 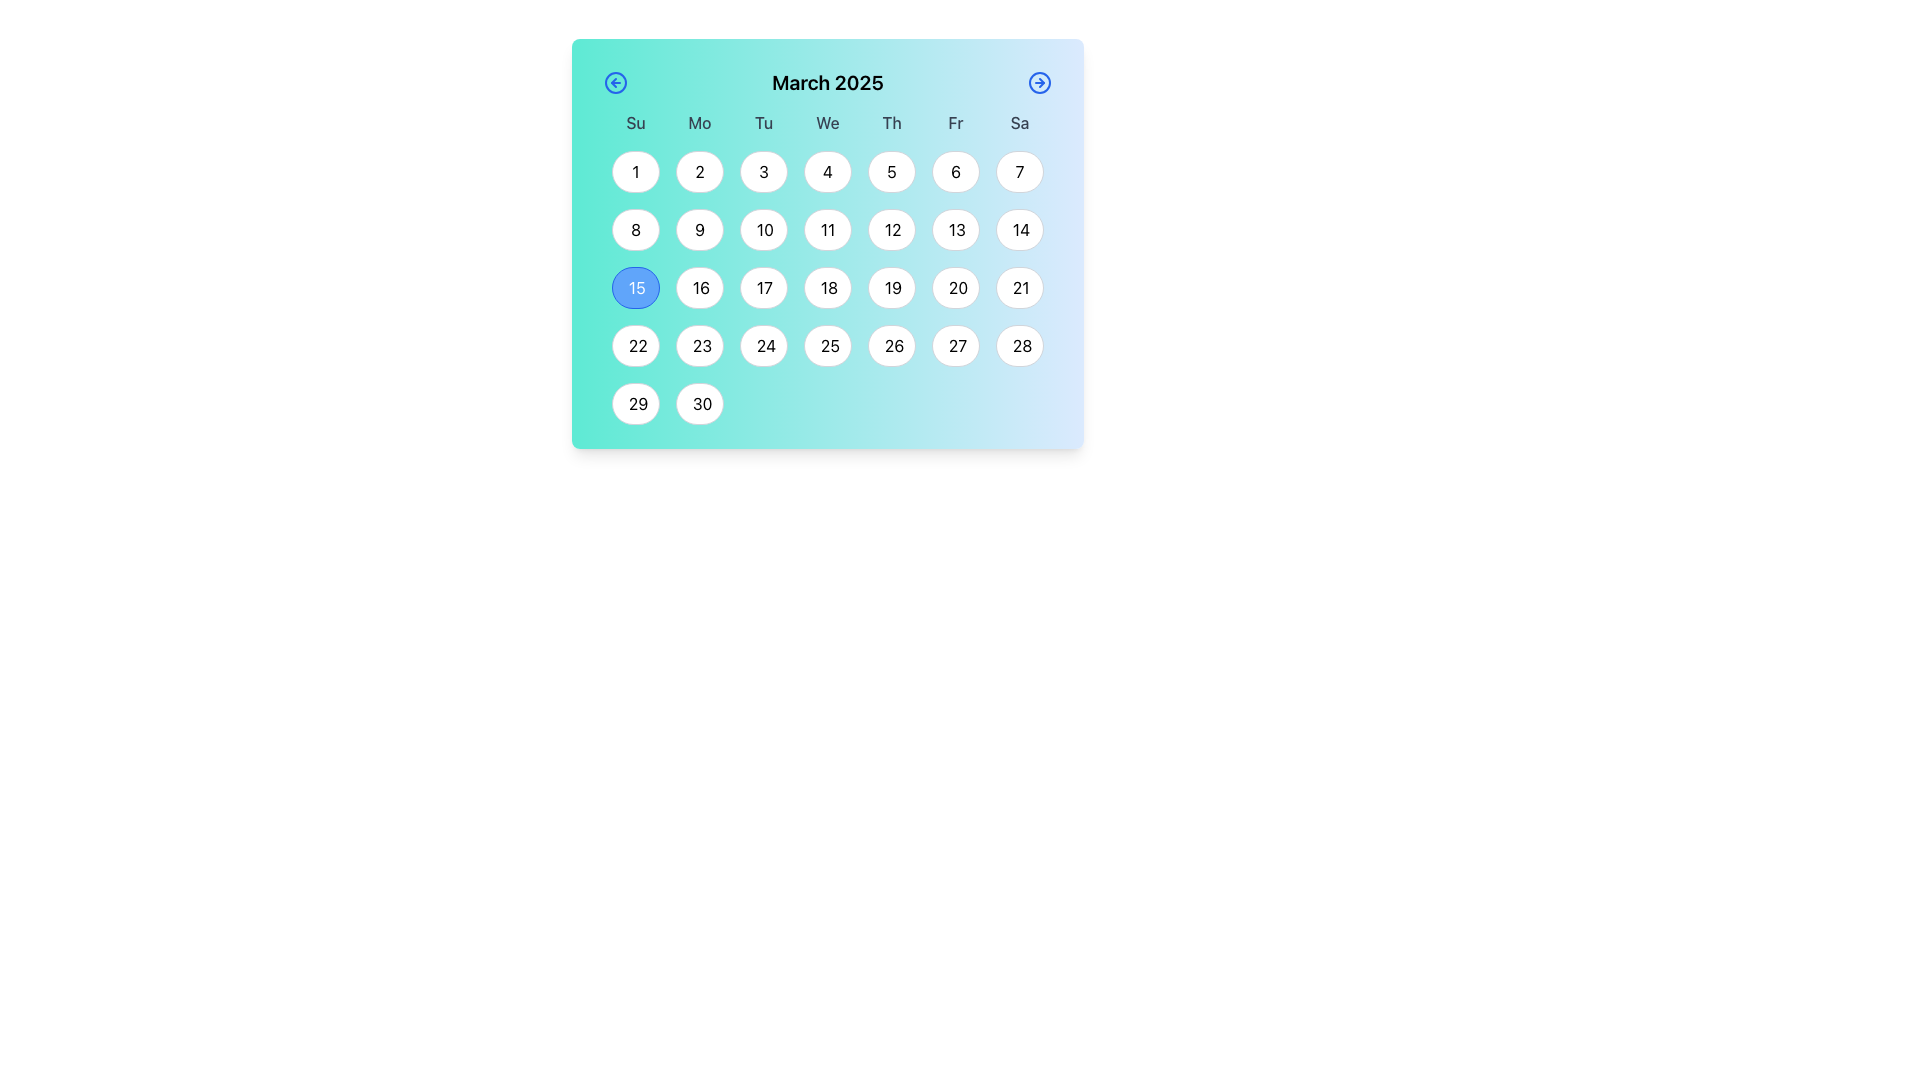 I want to click on the button representing the date '22' in the March 2025 calendar, so click(x=634, y=345).